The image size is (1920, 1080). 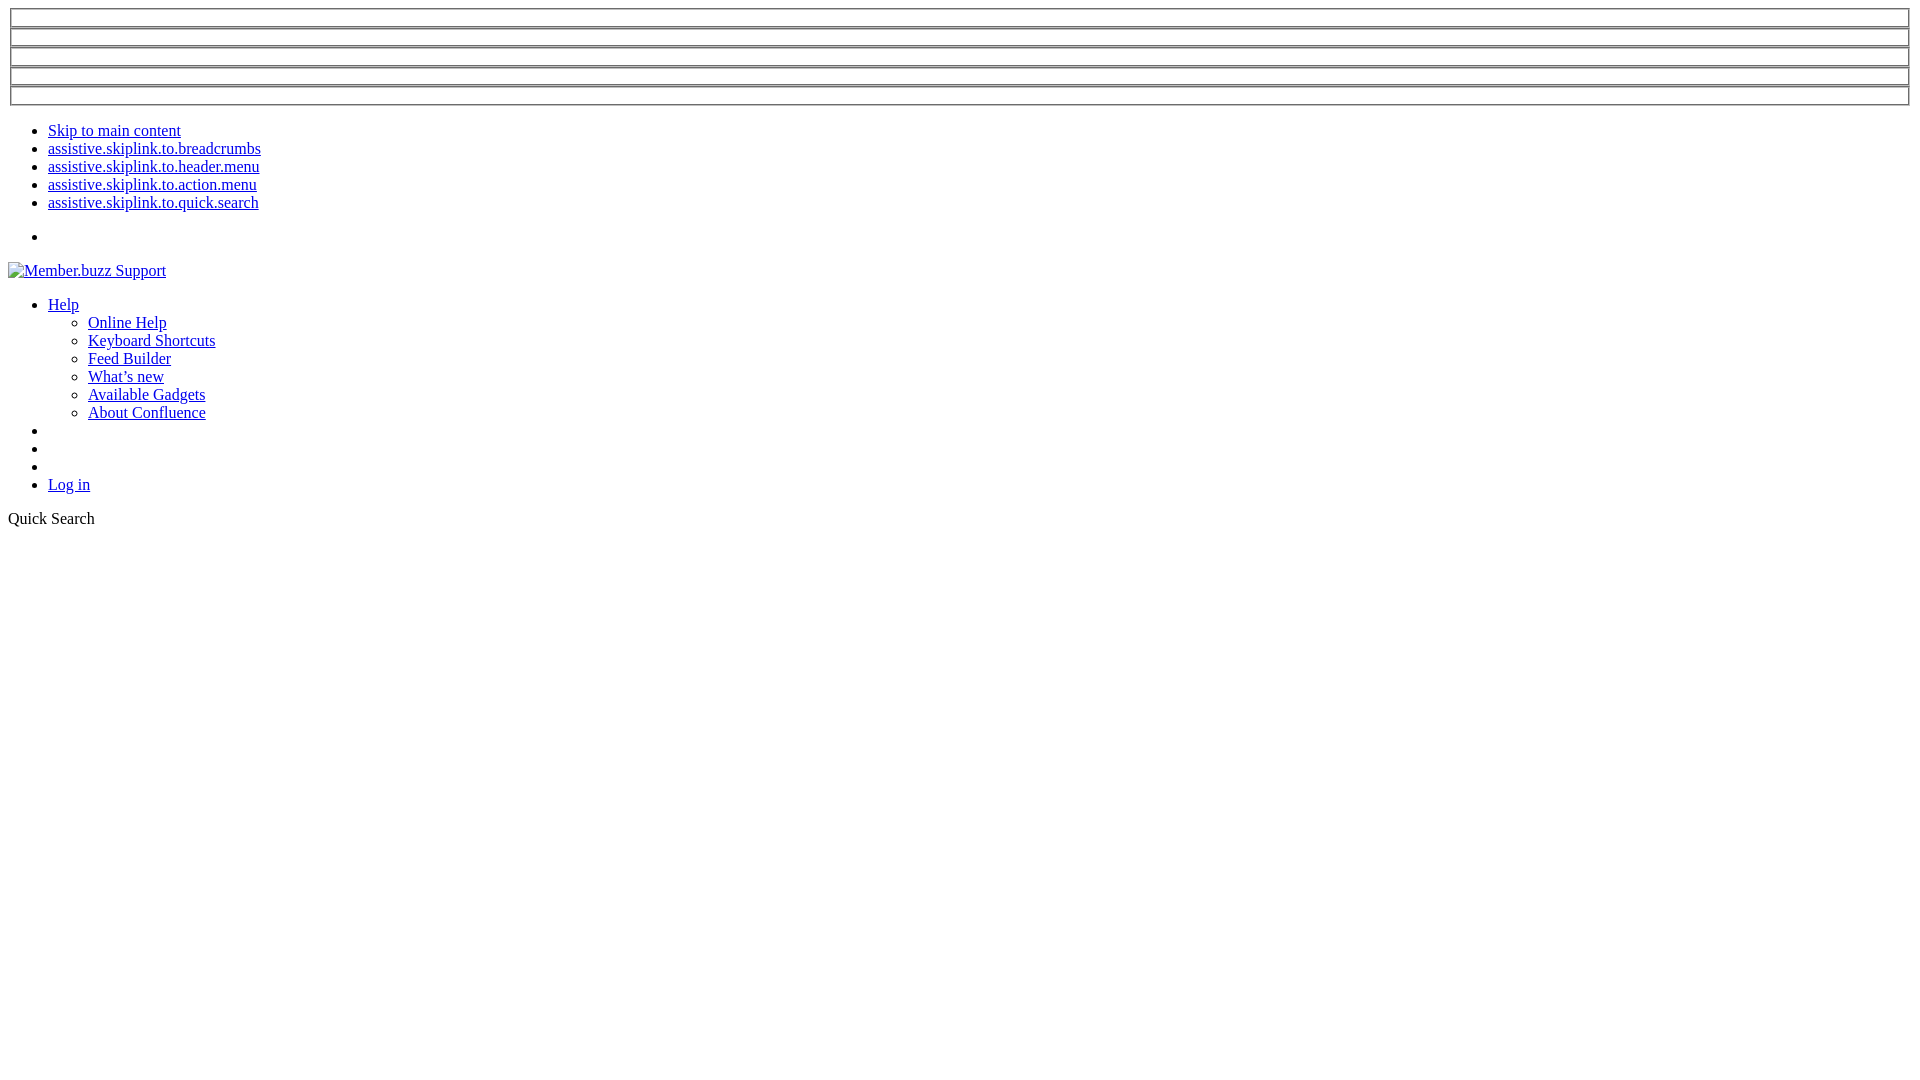 What do you see at coordinates (68, 484) in the screenshot?
I see `'Log in'` at bounding box center [68, 484].